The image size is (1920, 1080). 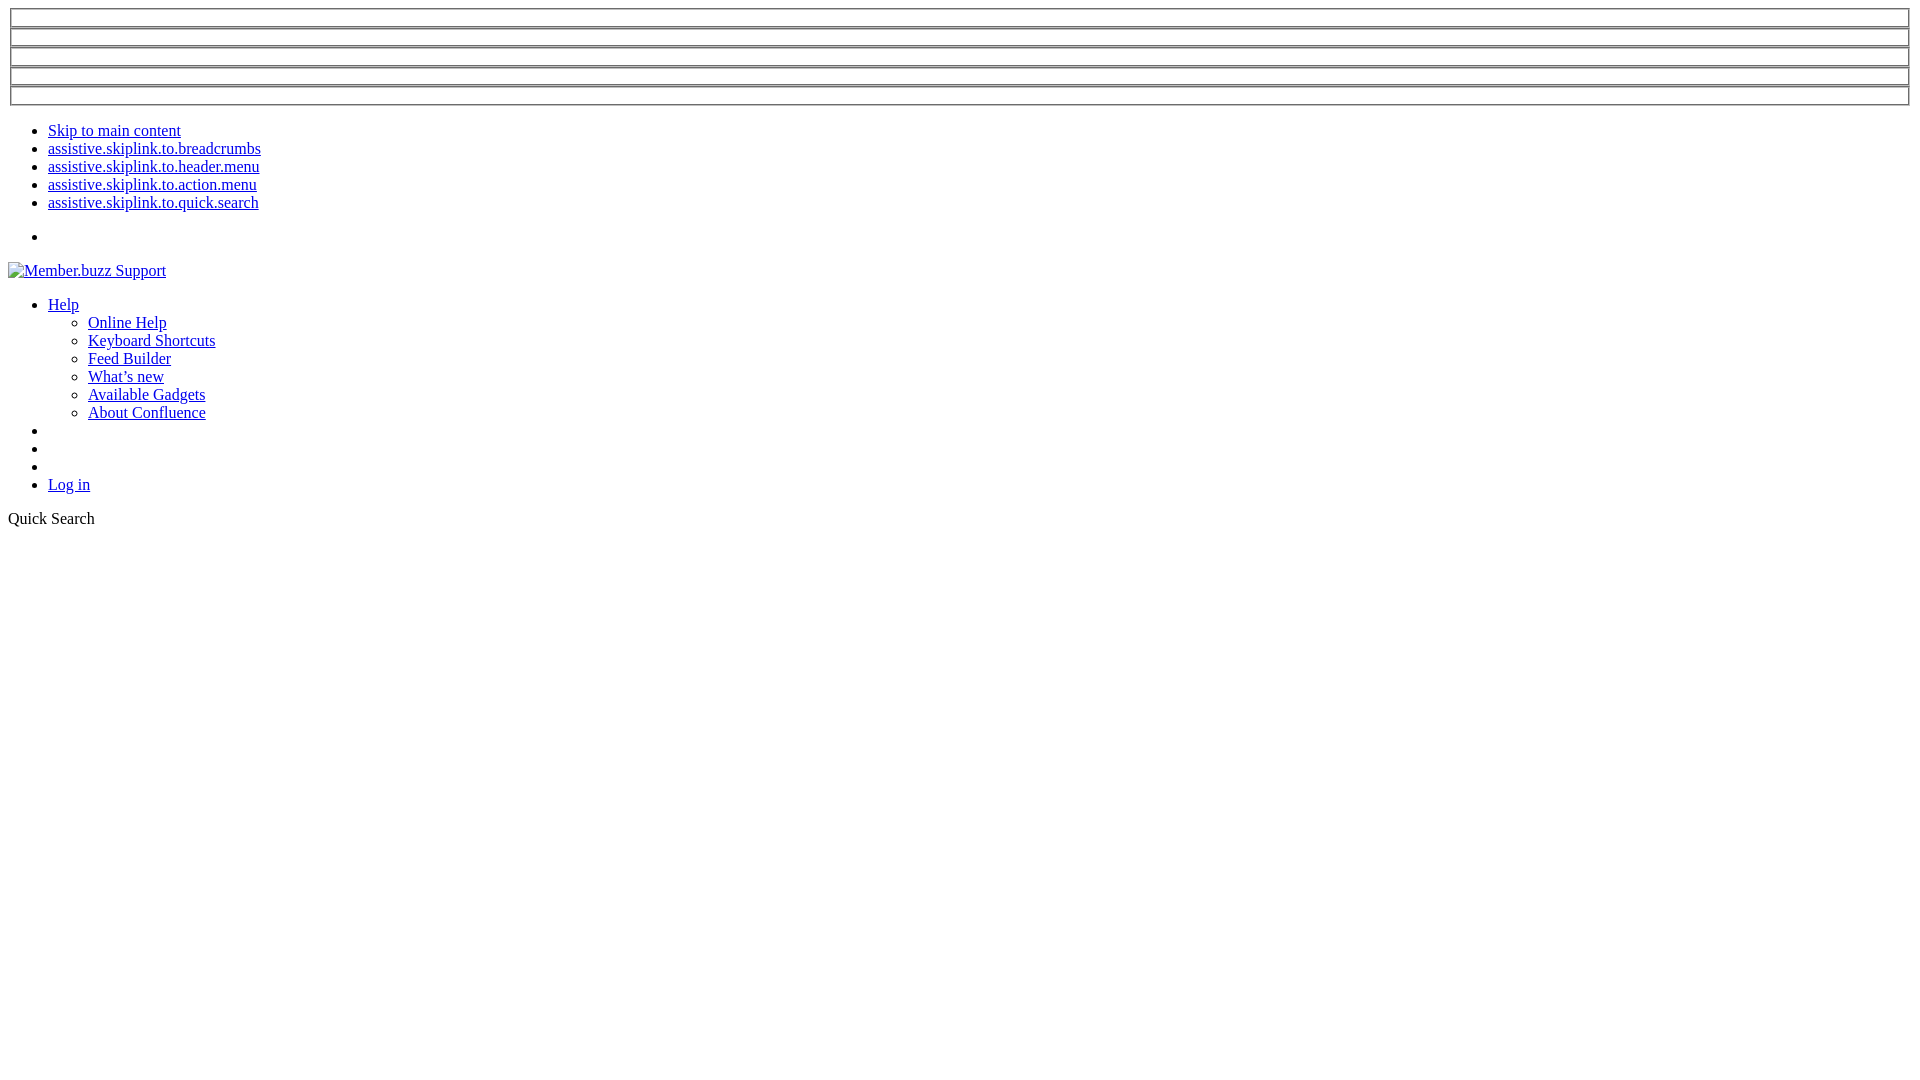 What do you see at coordinates (68, 484) in the screenshot?
I see `'Log in'` at bounding box center [68, 484].